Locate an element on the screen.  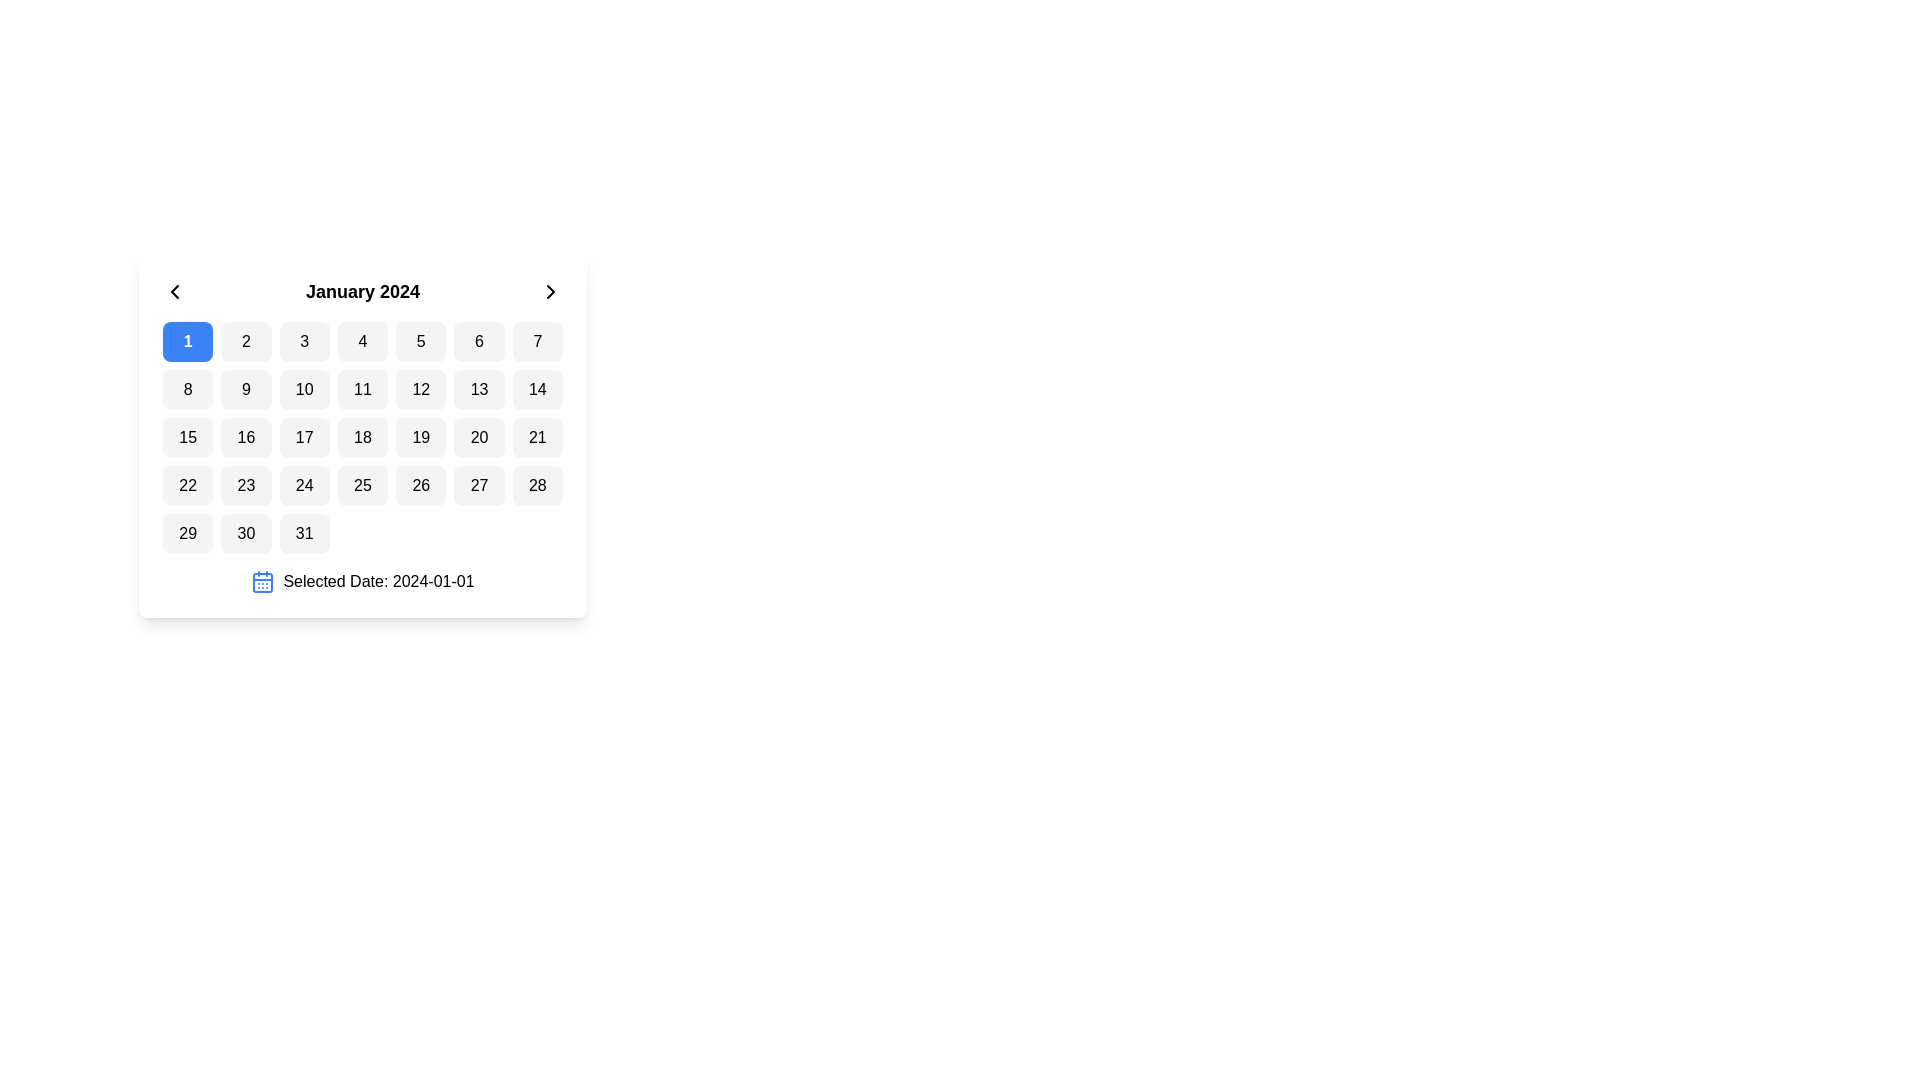
the calendar icon with a blue outline is located at coordinates (262, 582).